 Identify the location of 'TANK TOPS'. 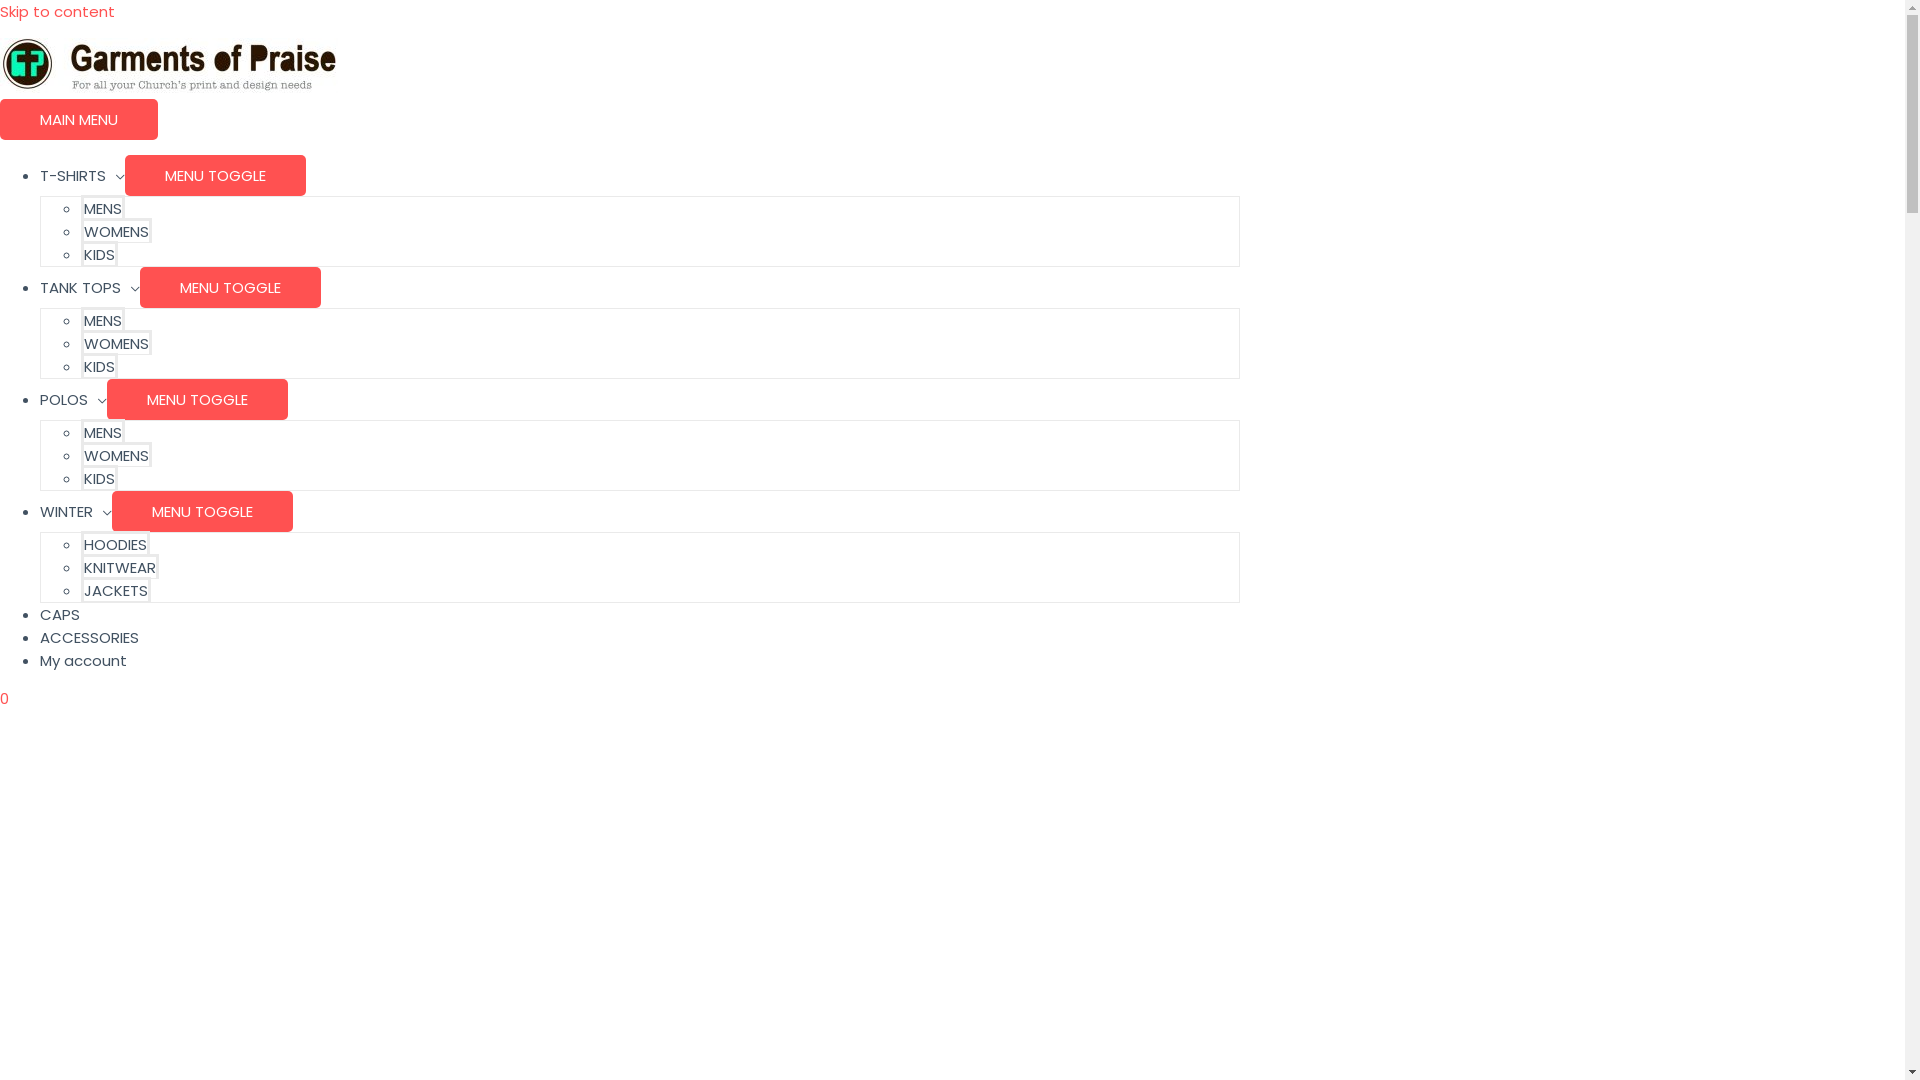
(89, 287).